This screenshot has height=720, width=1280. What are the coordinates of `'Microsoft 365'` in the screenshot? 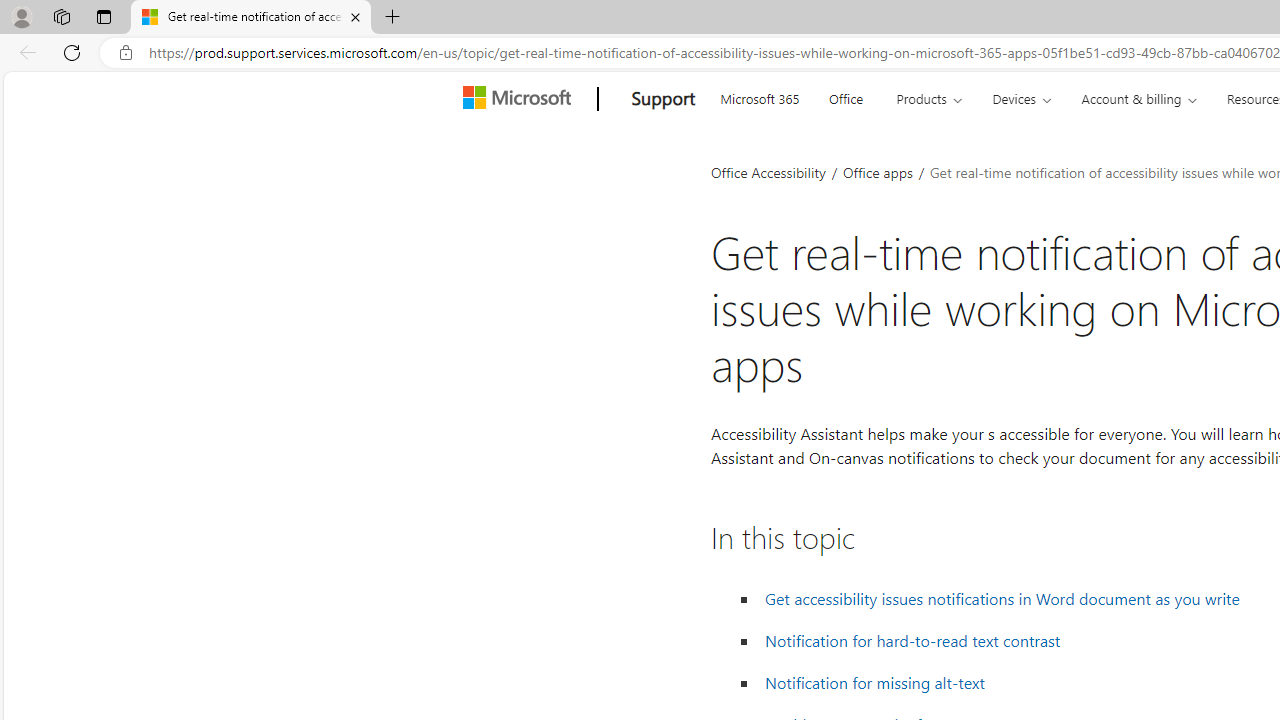 It's located at (758, 96).